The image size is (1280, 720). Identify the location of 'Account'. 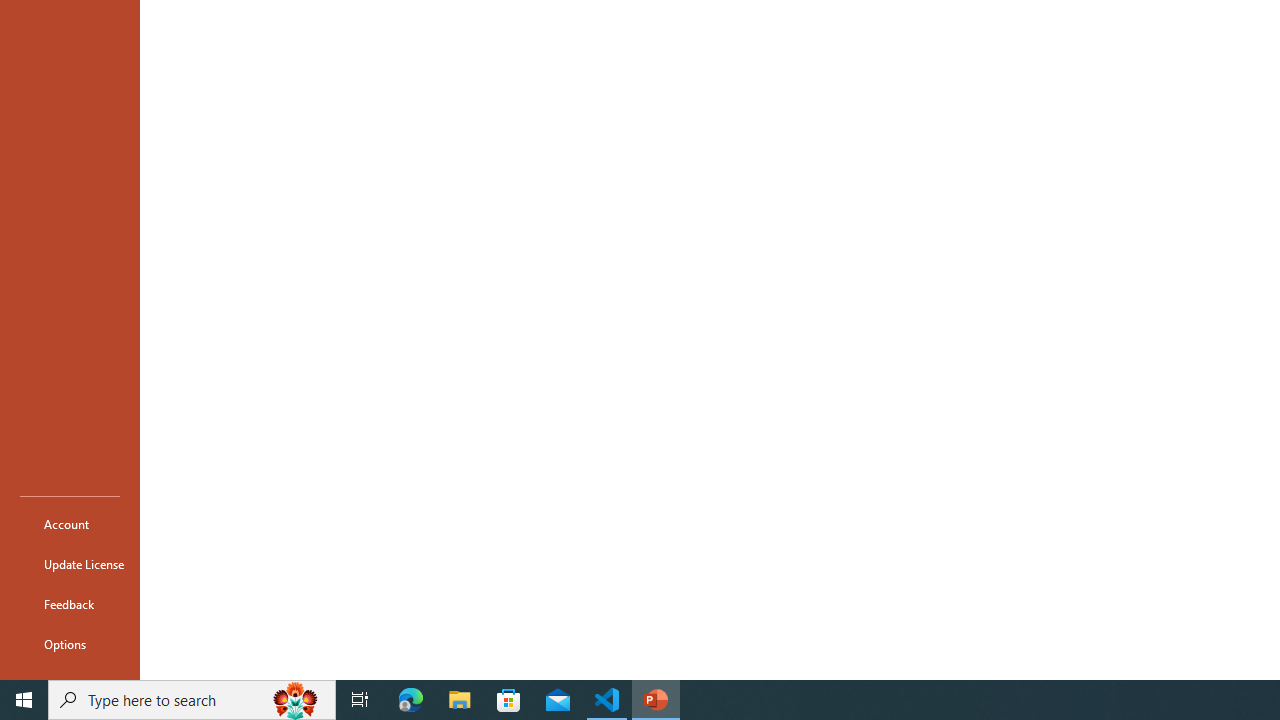
(69, 523).